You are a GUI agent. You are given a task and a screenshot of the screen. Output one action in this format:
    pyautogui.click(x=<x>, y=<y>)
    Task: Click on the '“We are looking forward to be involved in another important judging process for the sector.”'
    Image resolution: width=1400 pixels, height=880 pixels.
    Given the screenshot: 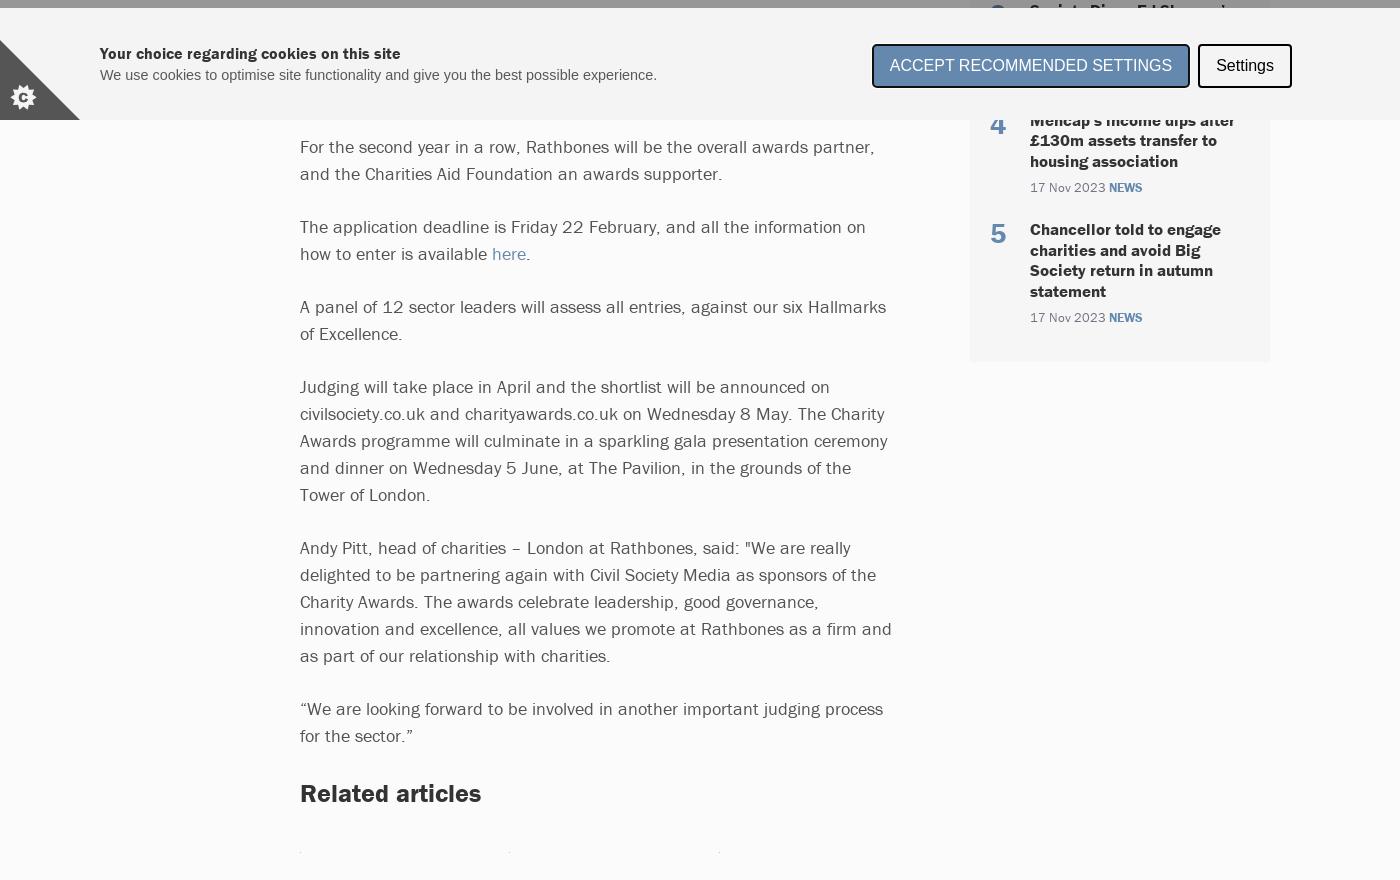 What is the action you would take?
    pyautogui.click(x=591, y=722)
    